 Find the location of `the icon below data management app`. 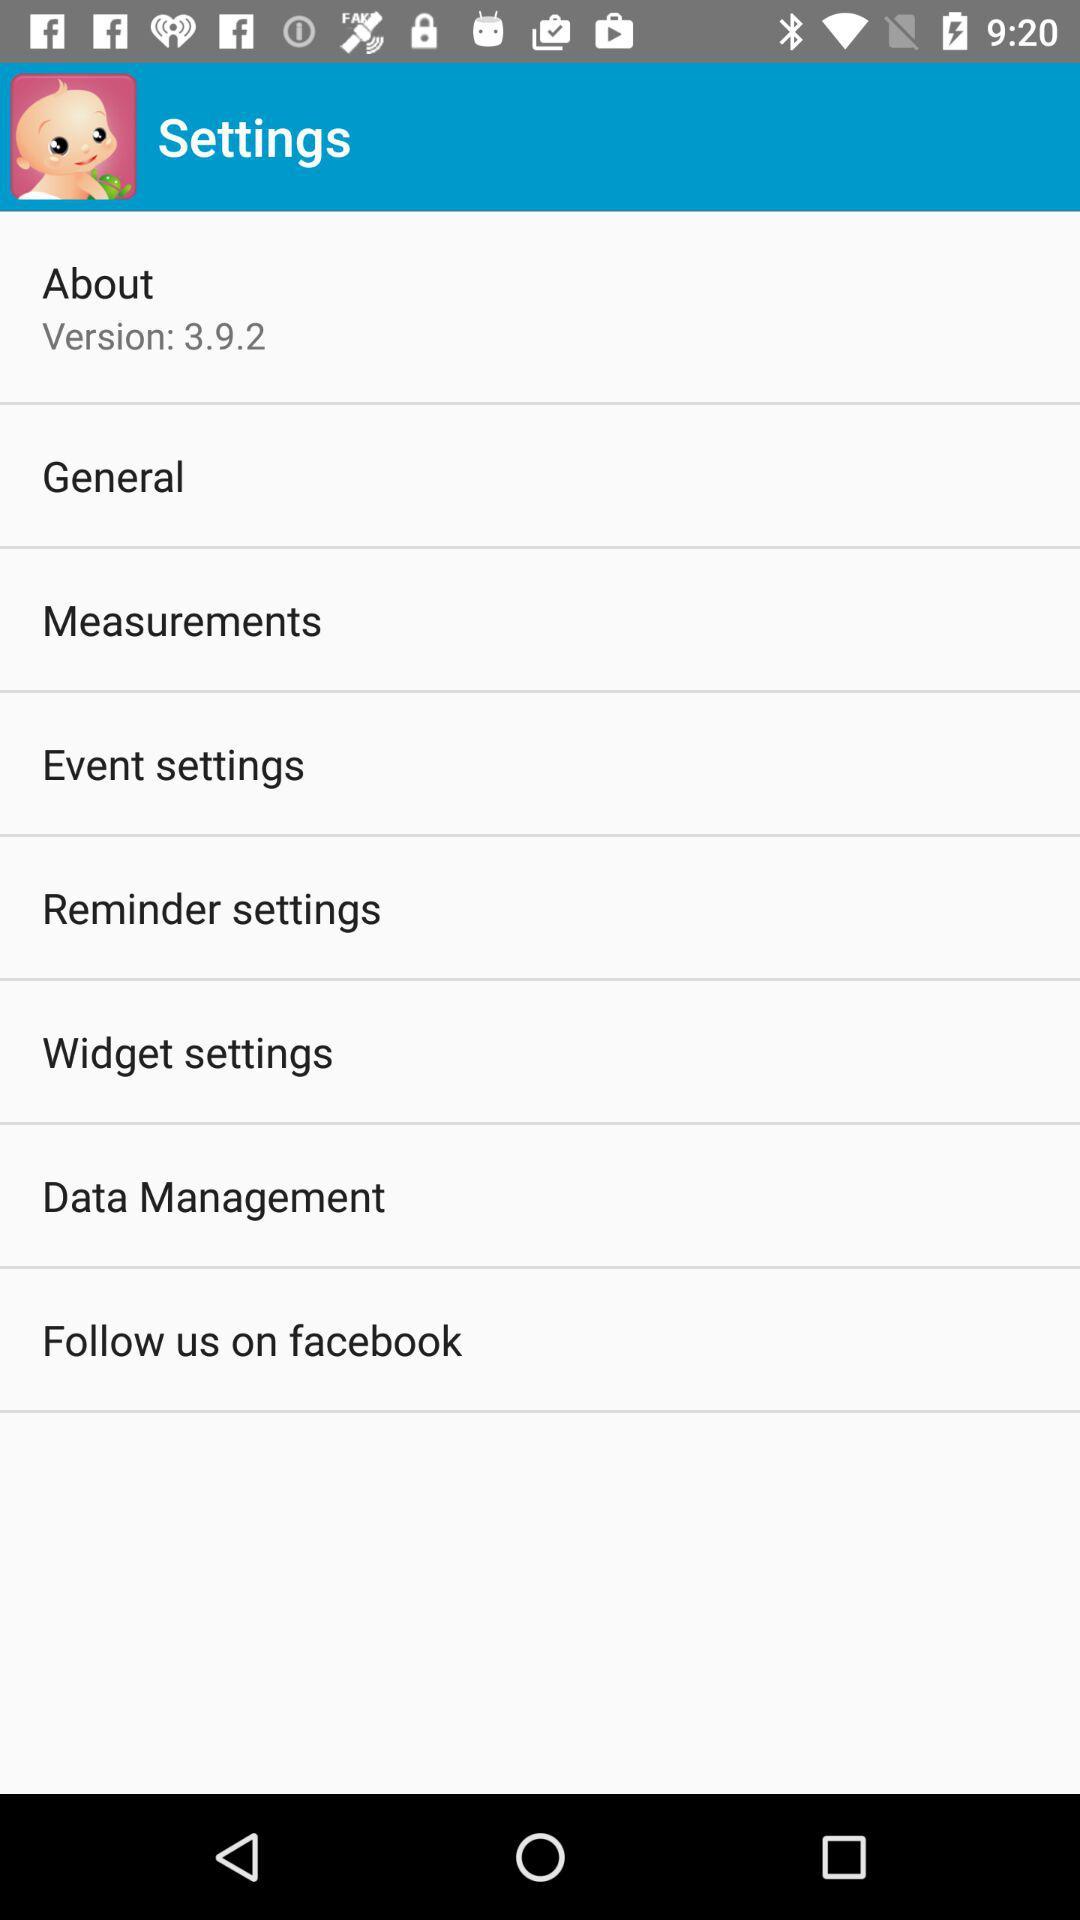

the icon below data management app is located at coordinates (250, 1339).